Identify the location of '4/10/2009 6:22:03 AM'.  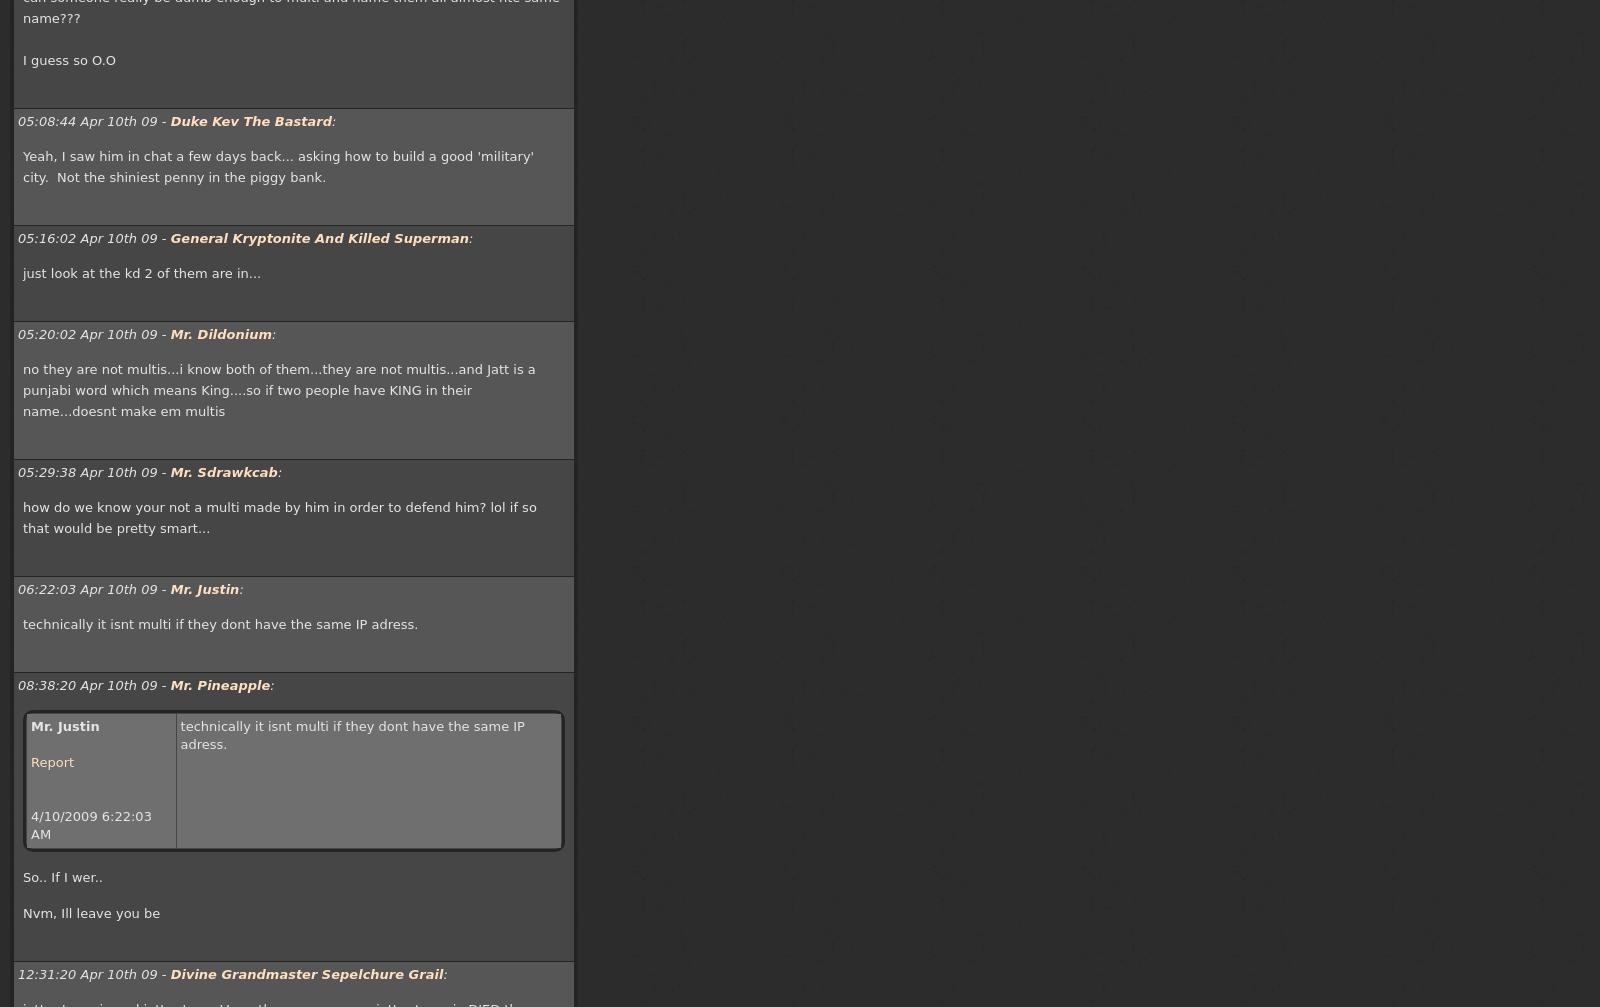
(90, 824).